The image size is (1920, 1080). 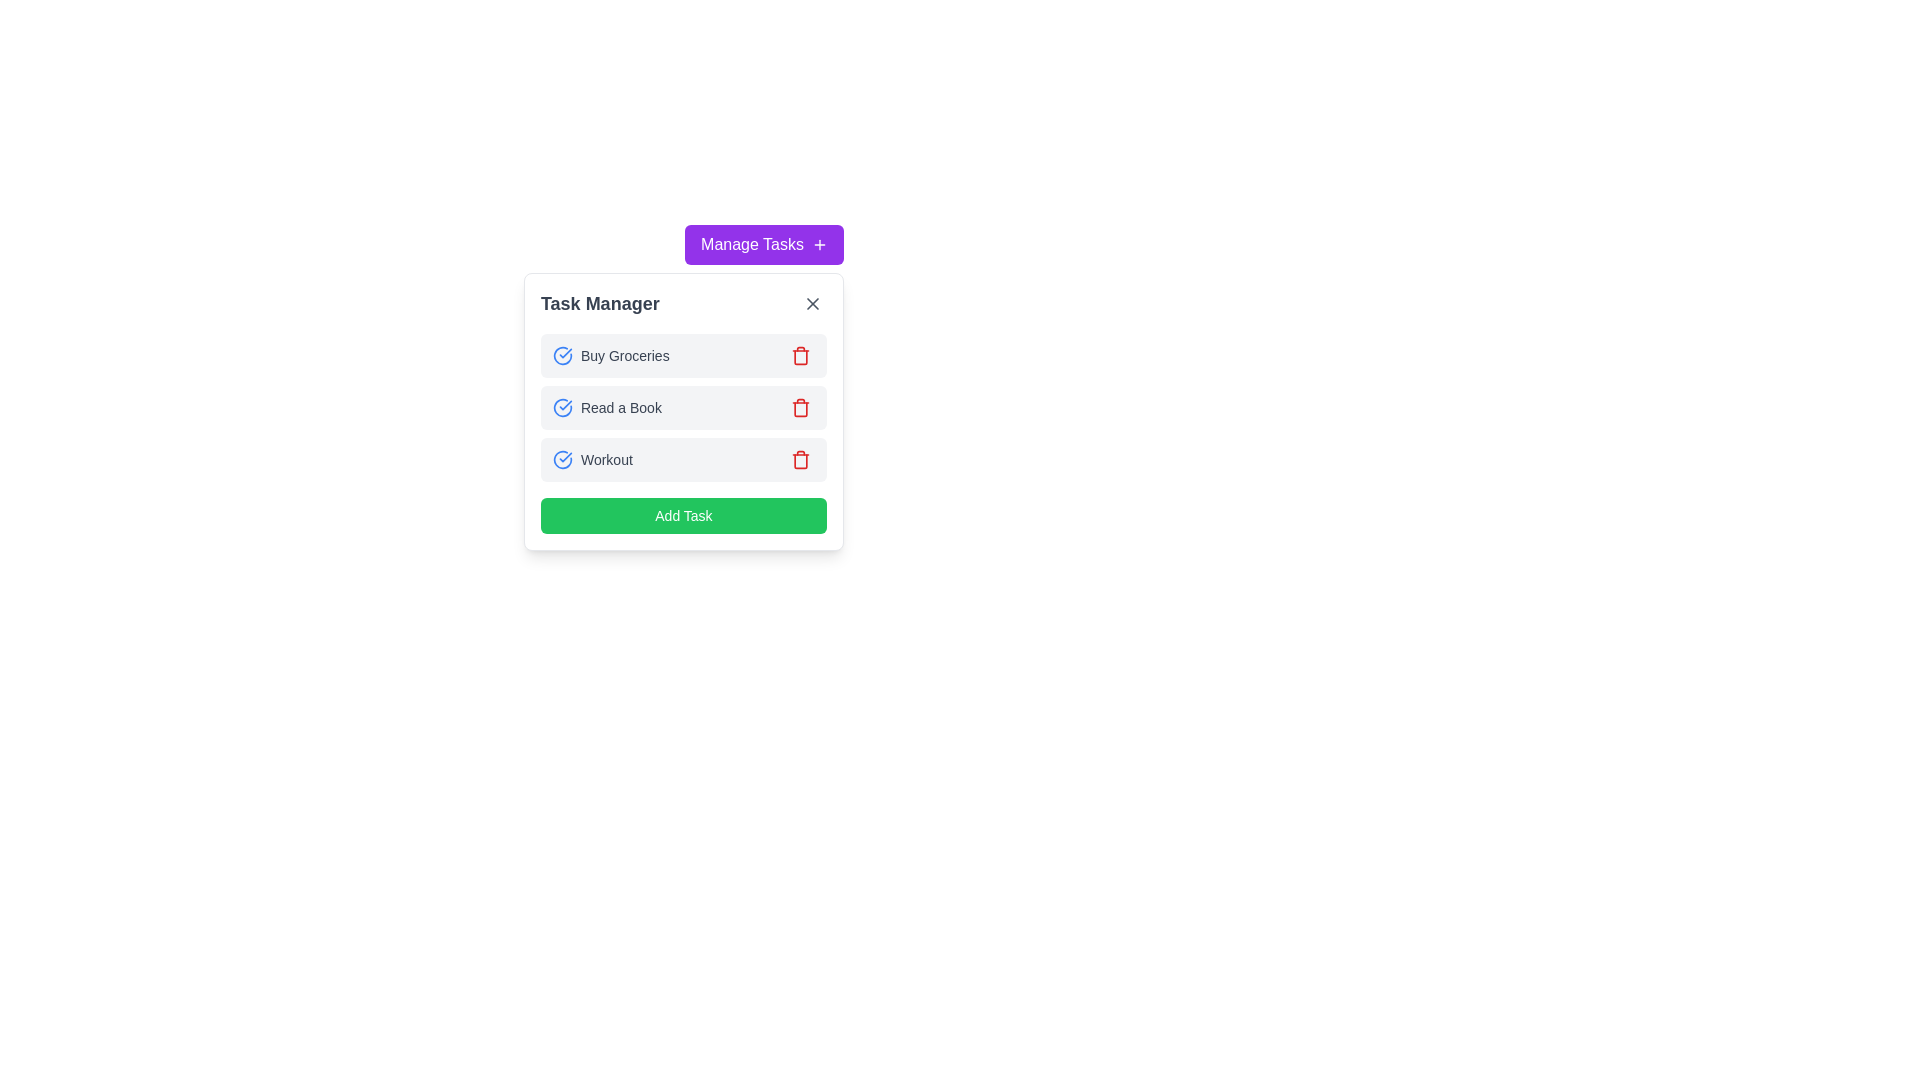 What do you see at coordinates (591, 459) in the screenshot?
I see `the text 'Workout' in the List item with text and icon component` at bounding box center [591, 459].